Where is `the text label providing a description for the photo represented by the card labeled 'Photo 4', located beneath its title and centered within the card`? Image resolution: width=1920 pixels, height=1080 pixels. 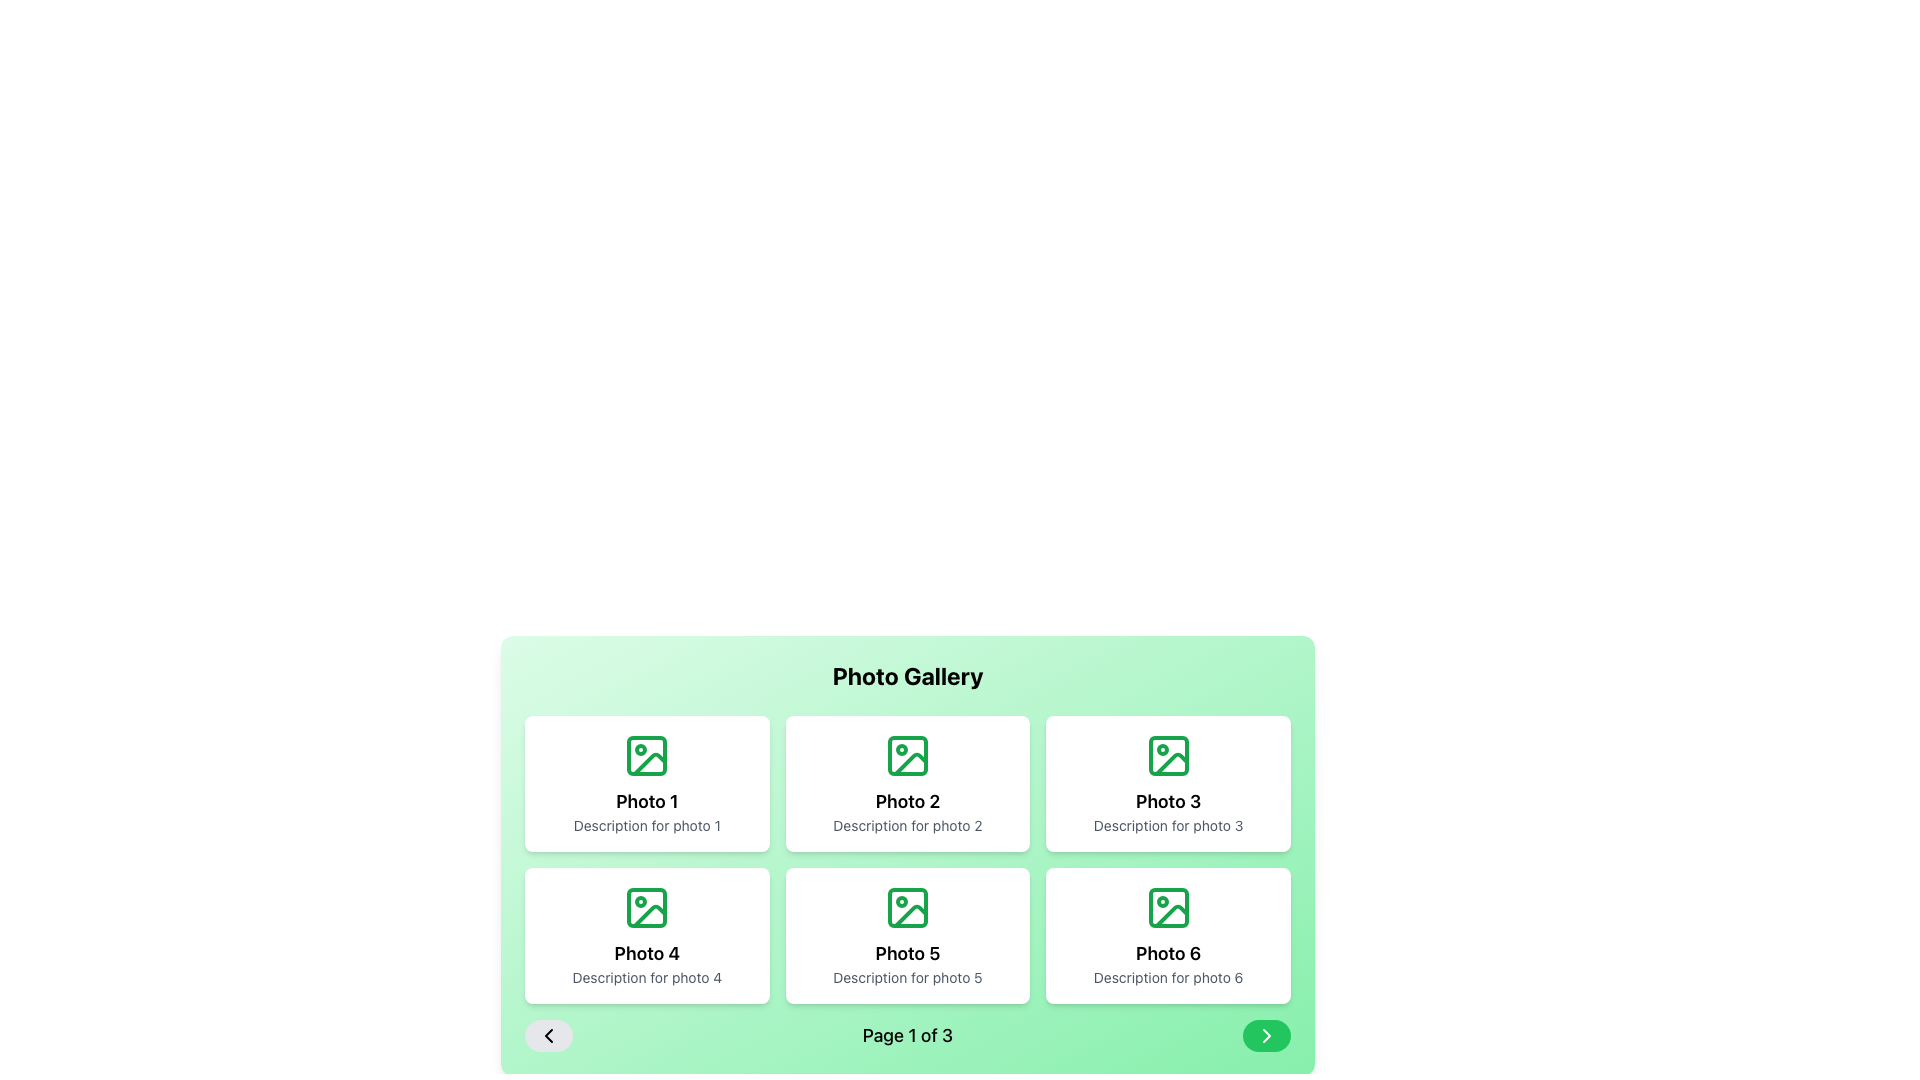
the text label providing a description for the photo represented by the card labeled 'Photo 4', located beneath its title and centered within the card is located at coordinates (647, 977).